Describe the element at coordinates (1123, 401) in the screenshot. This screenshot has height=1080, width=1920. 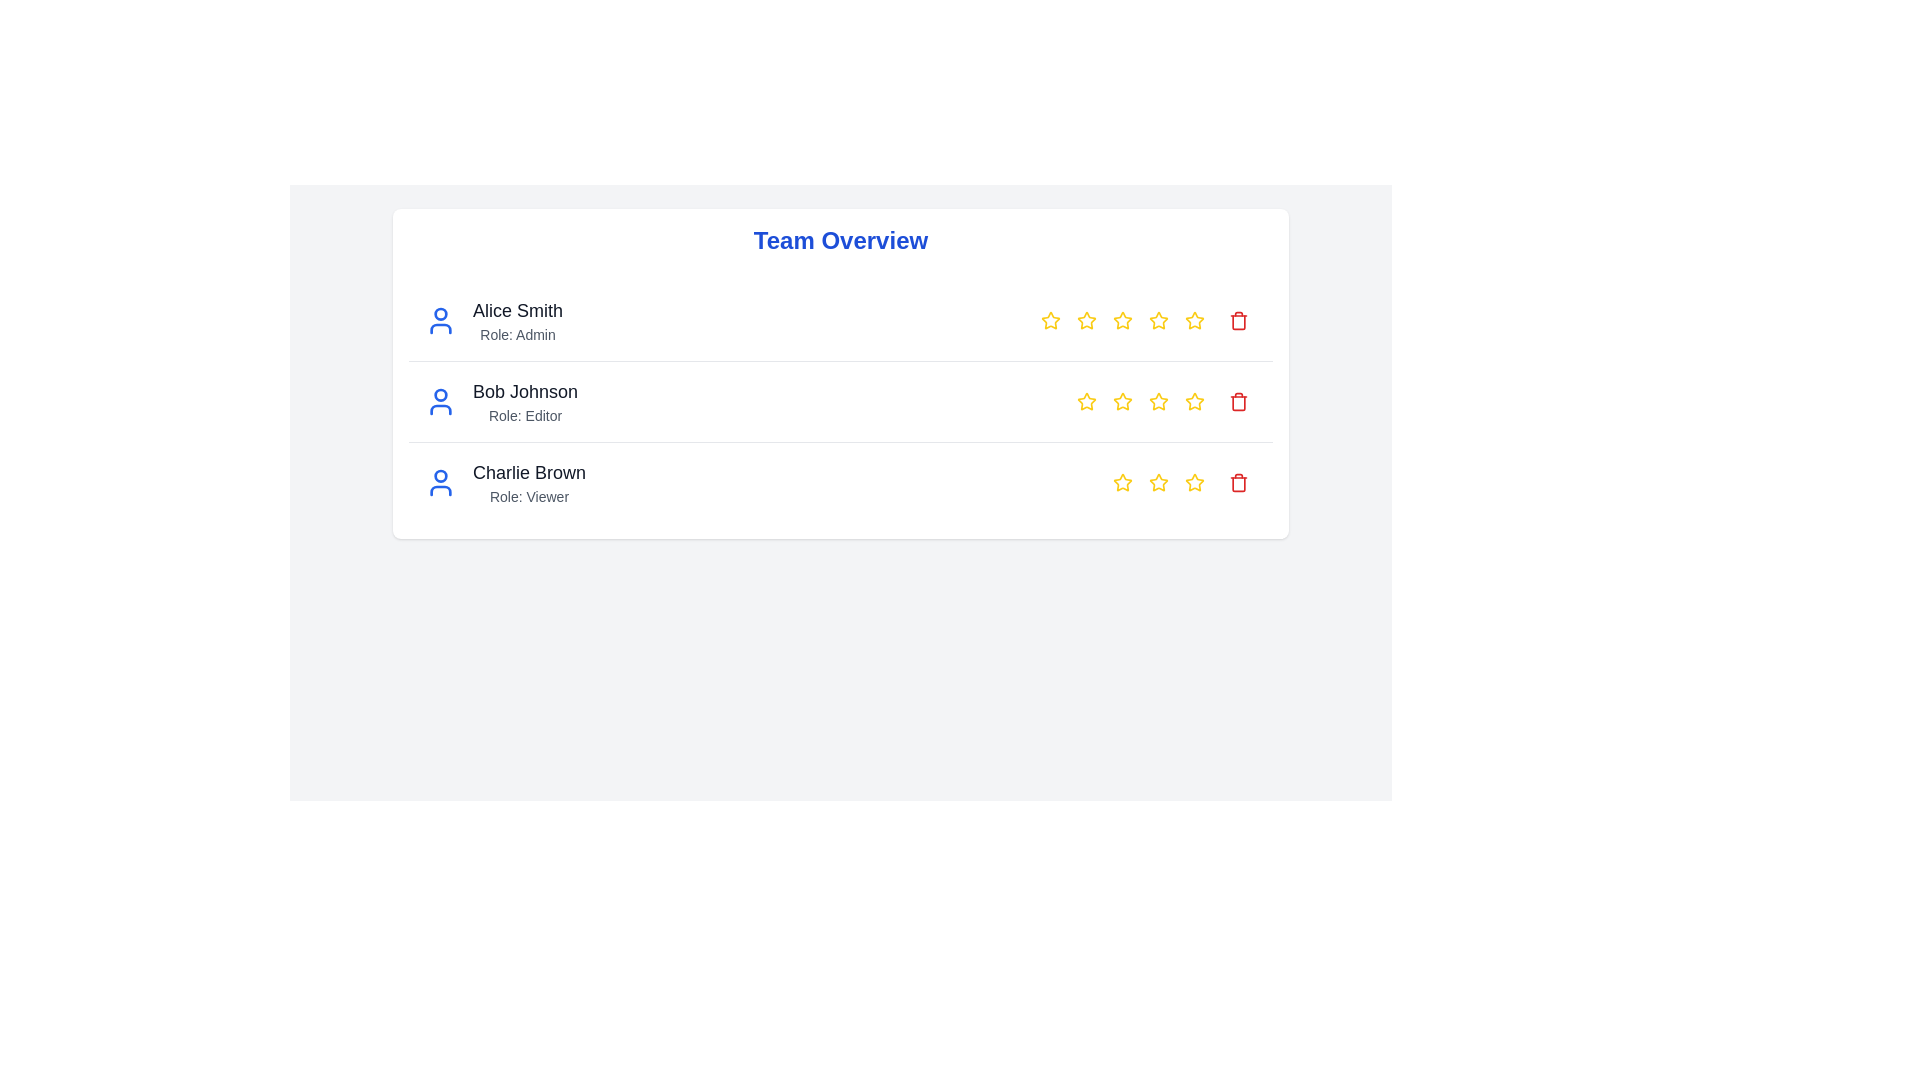
I see `the second star icon for rating in the 'Team Overview' section associated with user 'Bob Johnson'` at that location.